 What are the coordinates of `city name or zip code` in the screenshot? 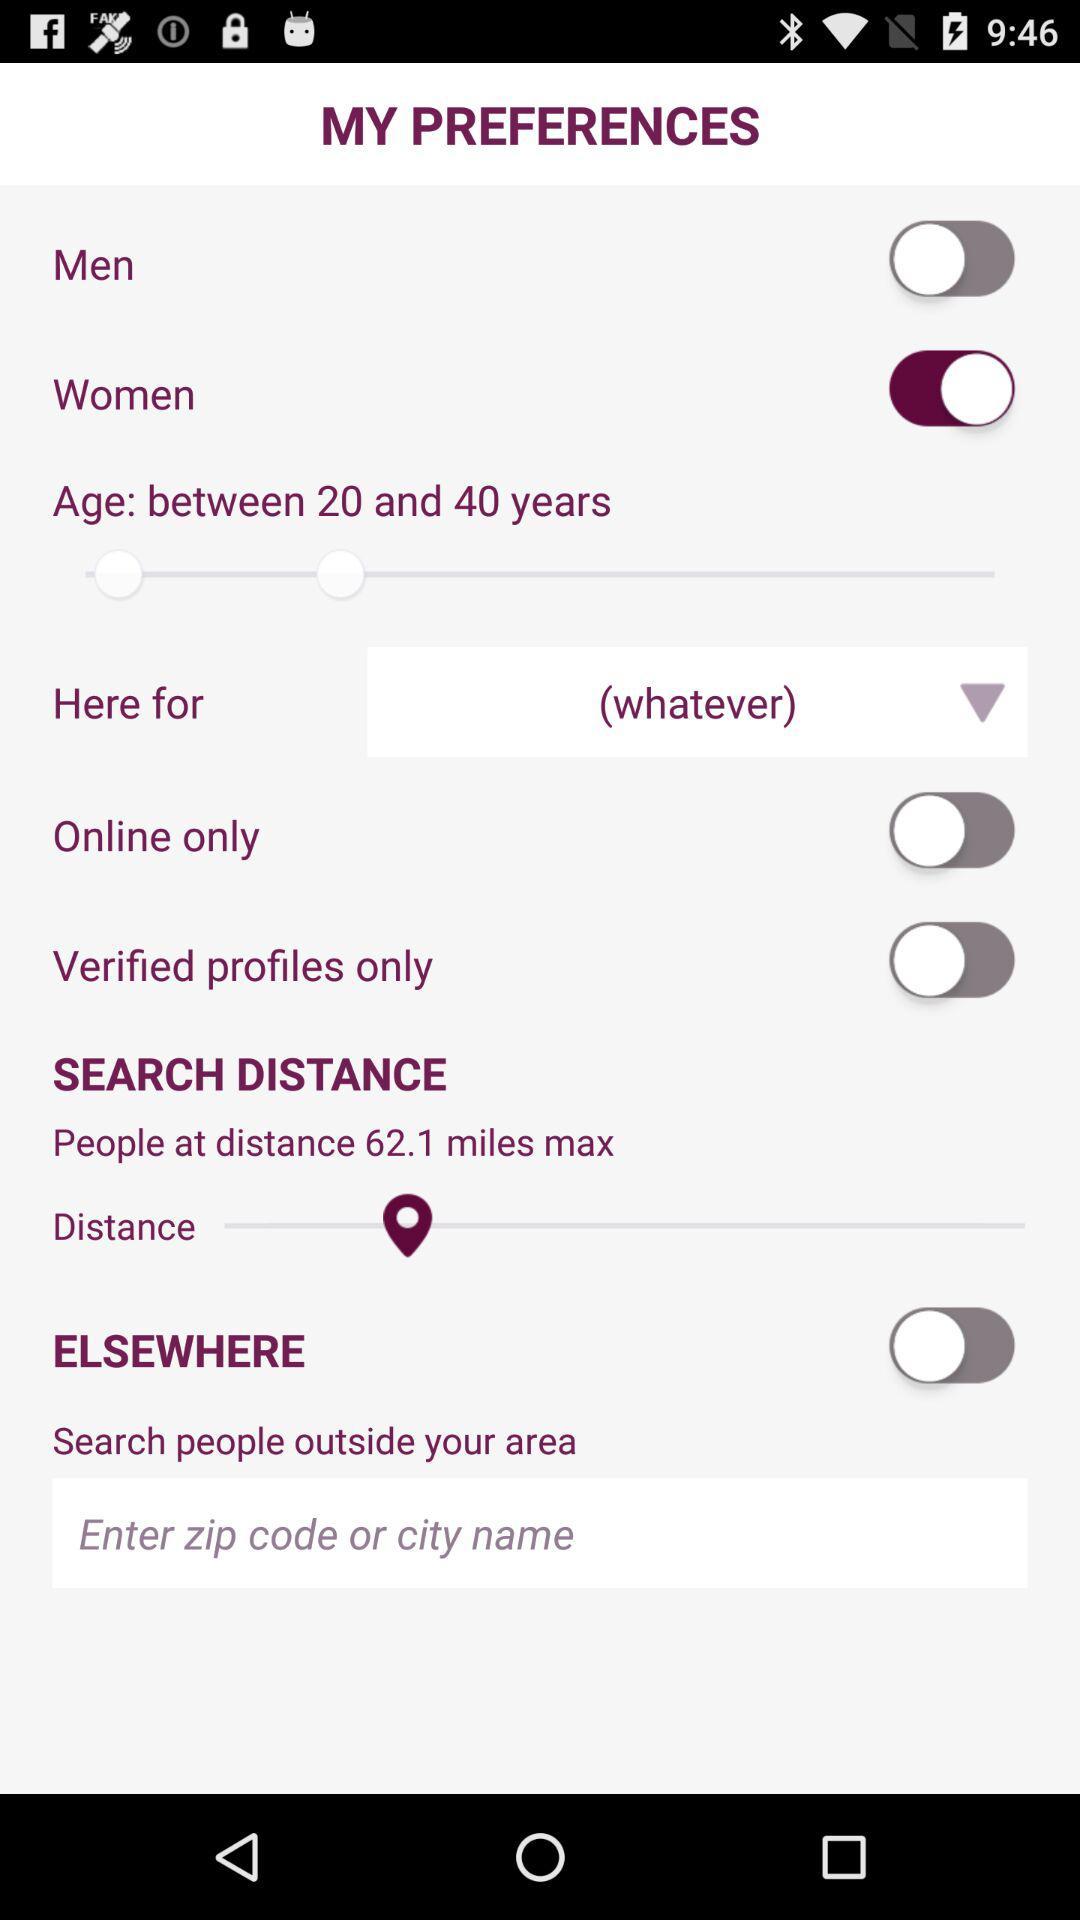 It's located at (540, 1531).